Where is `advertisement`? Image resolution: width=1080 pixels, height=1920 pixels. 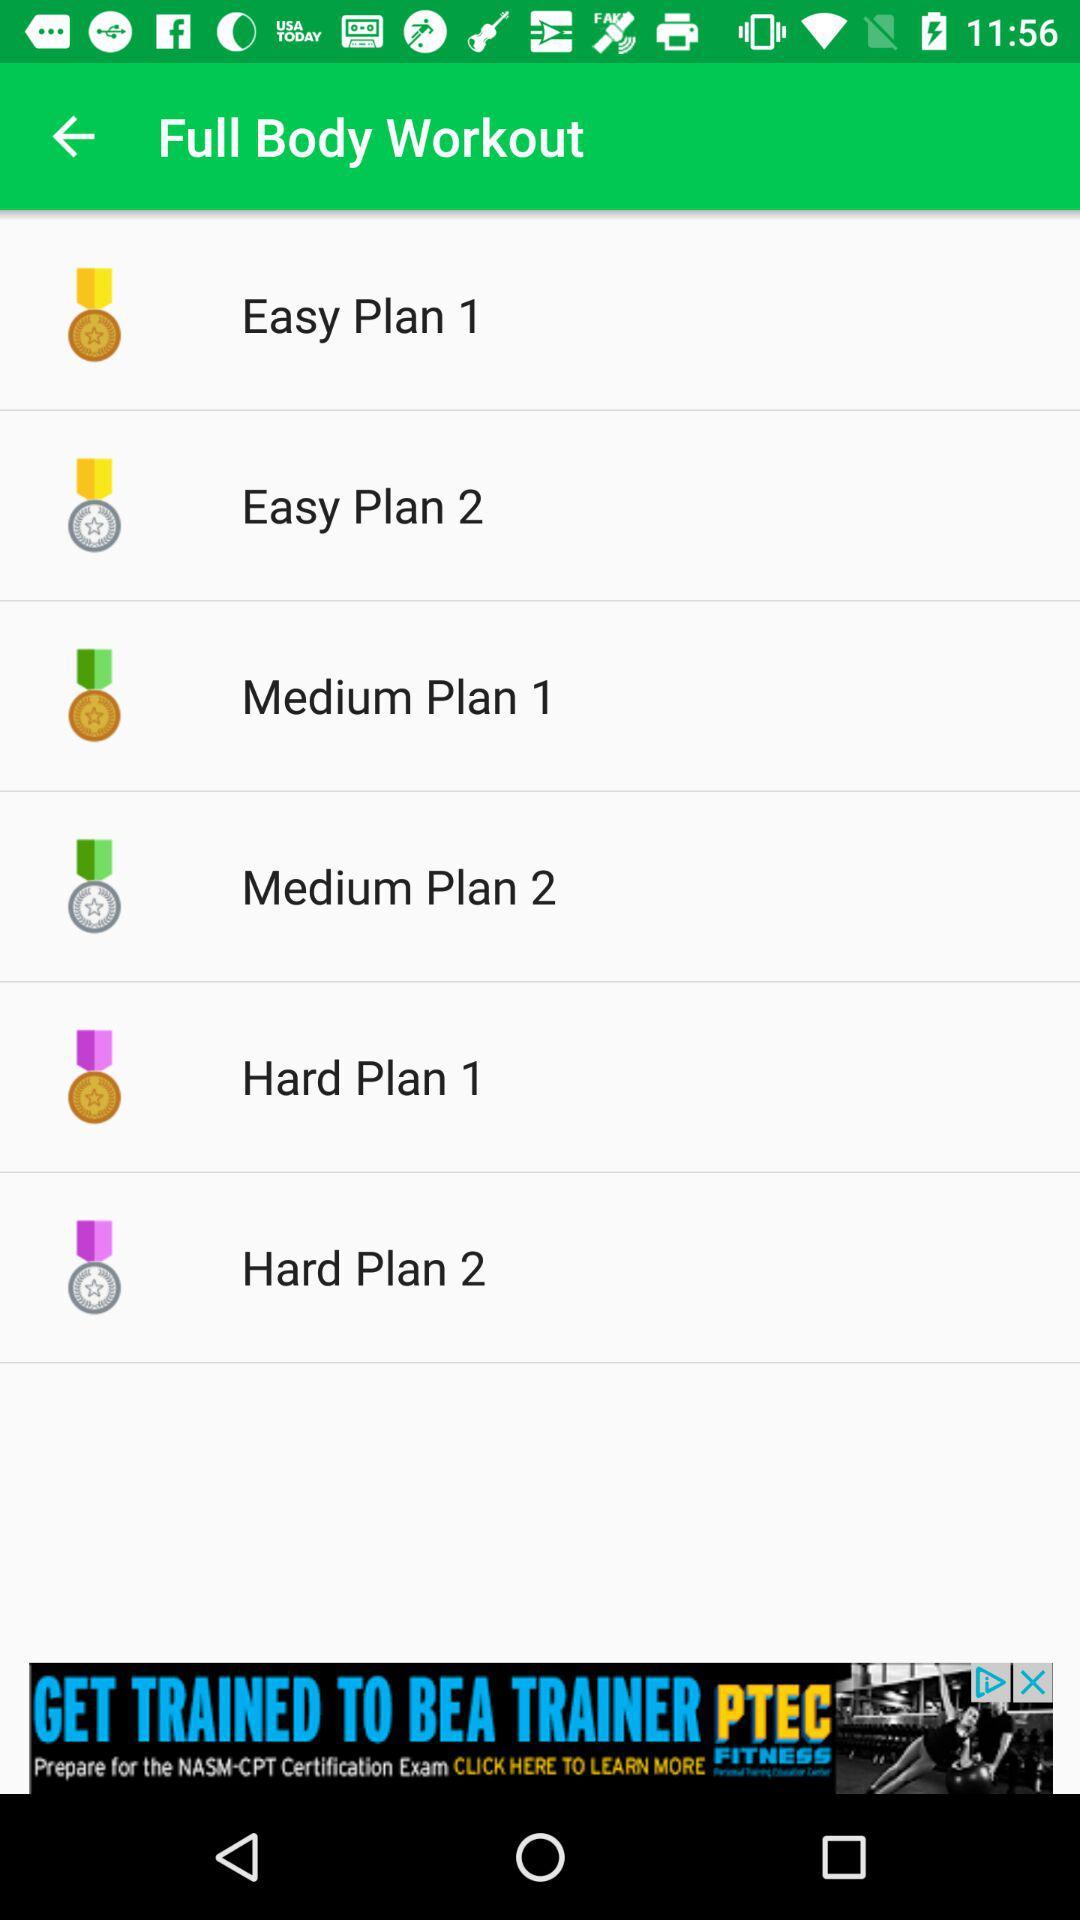
advertisement is located at coordinates (540, 1727).